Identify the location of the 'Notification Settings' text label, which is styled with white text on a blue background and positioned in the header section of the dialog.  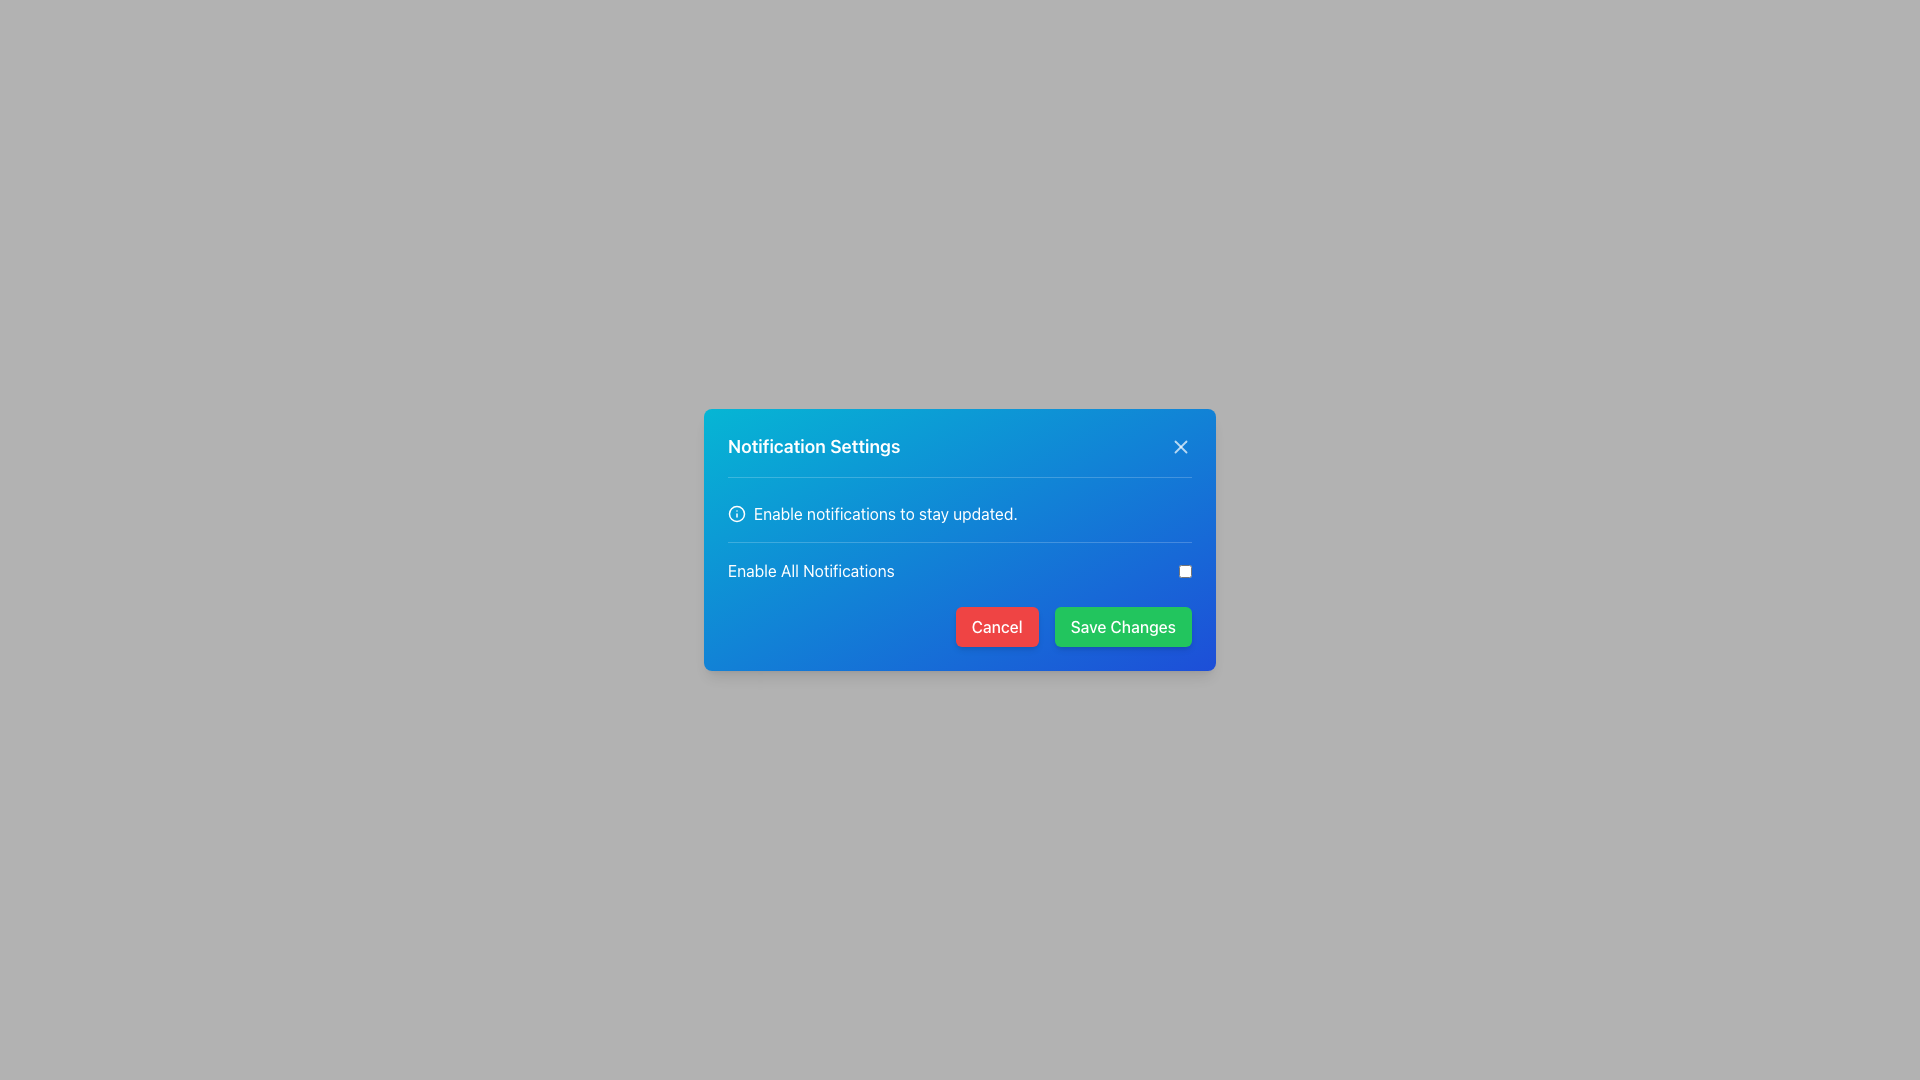
(814, 446).